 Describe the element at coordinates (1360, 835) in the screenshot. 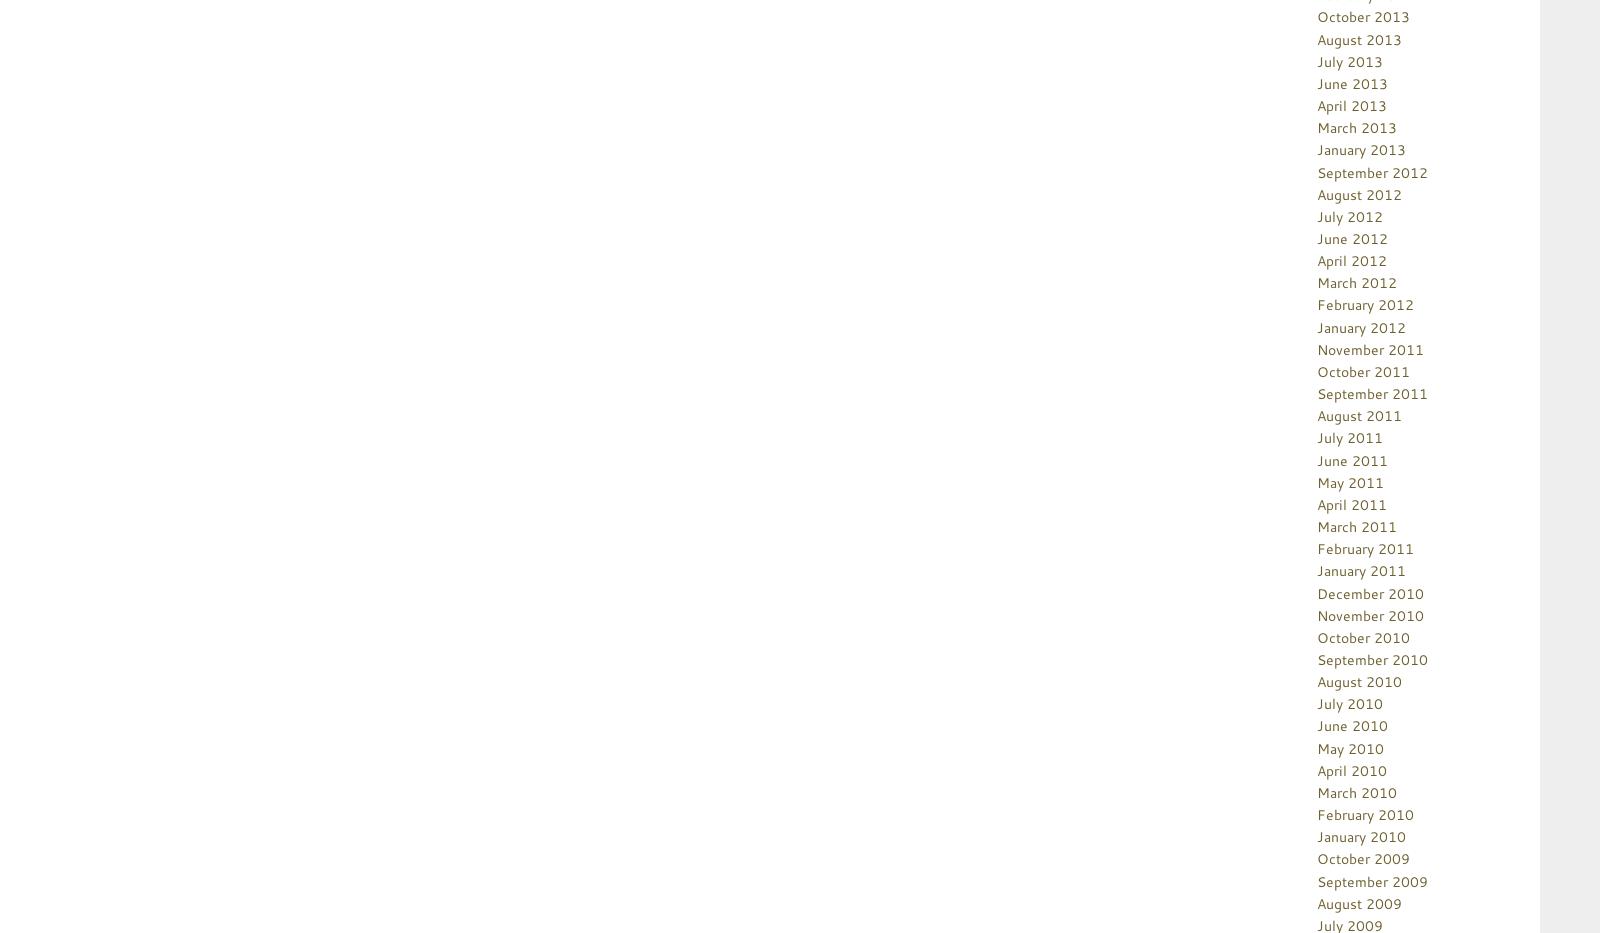

I see `'January 2010'` at that location.